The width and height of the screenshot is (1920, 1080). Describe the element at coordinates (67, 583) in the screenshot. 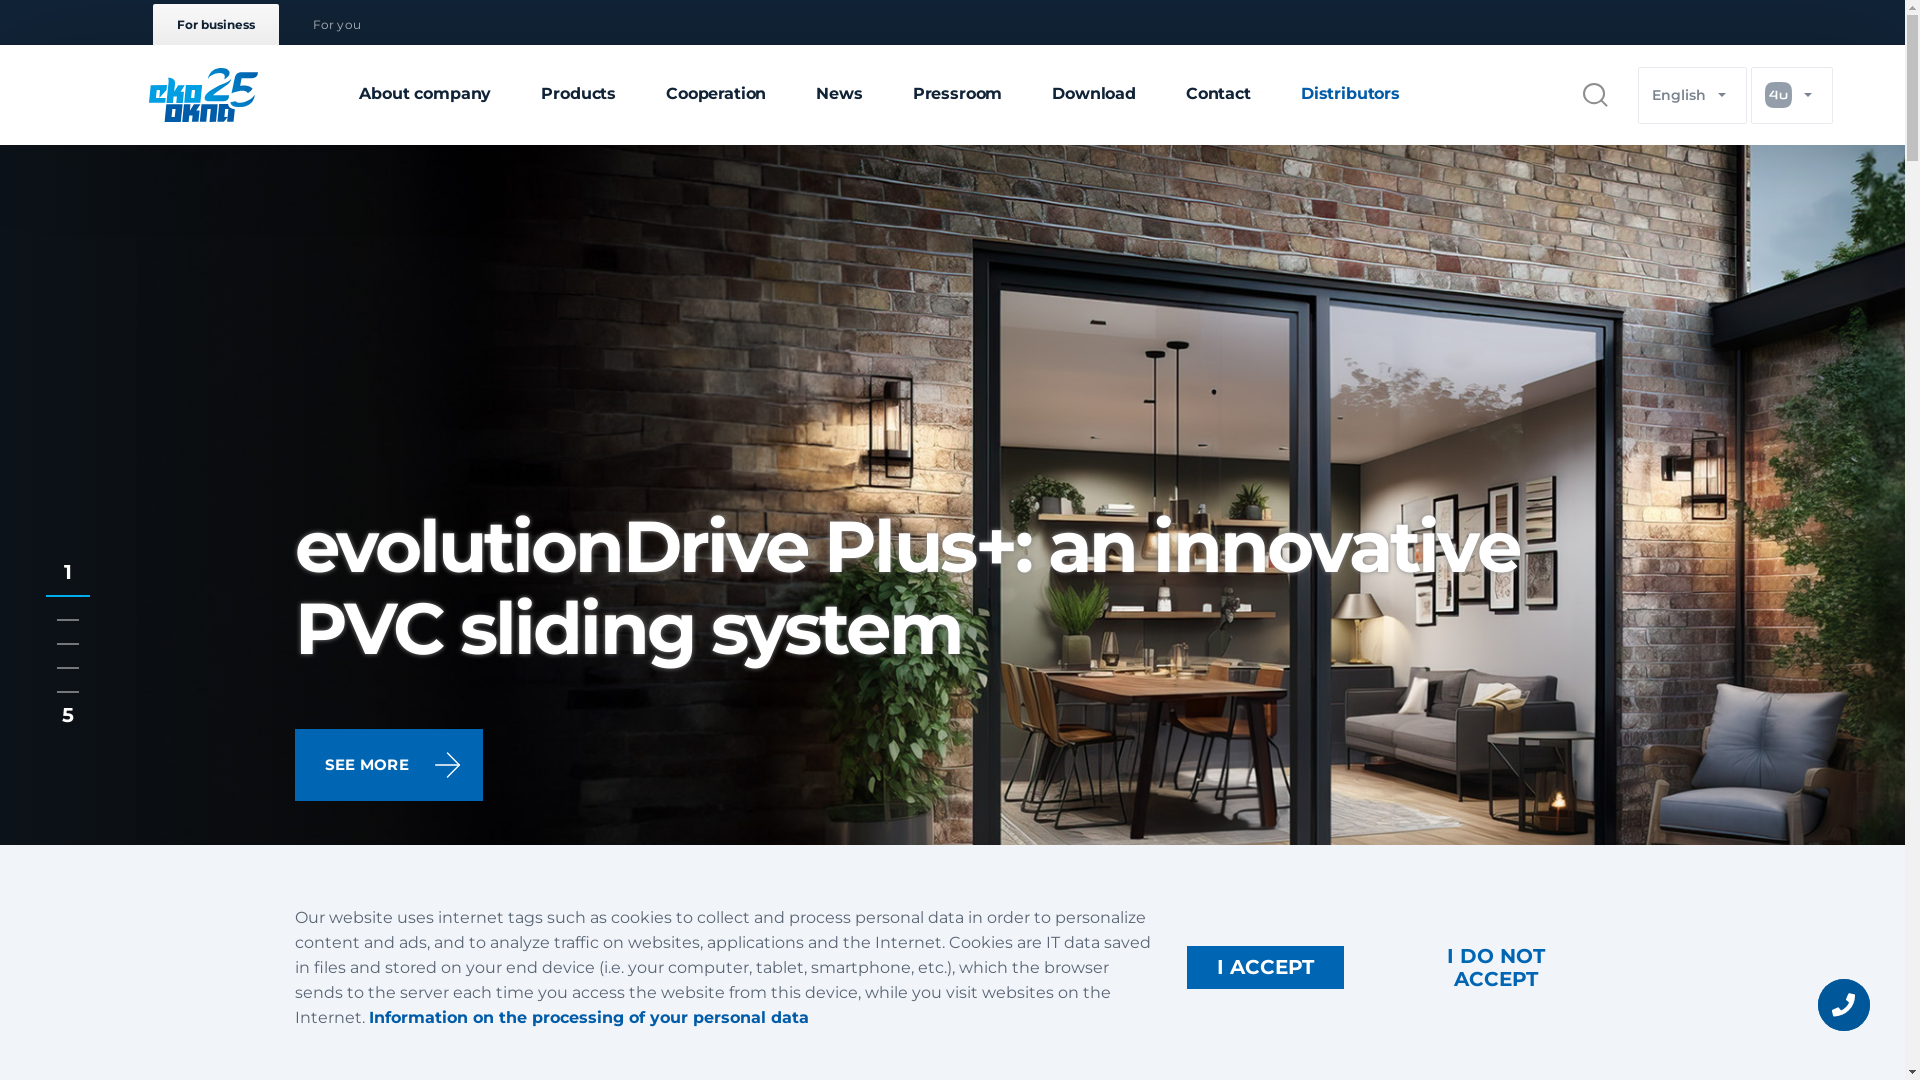

I see `'1'` at that location.